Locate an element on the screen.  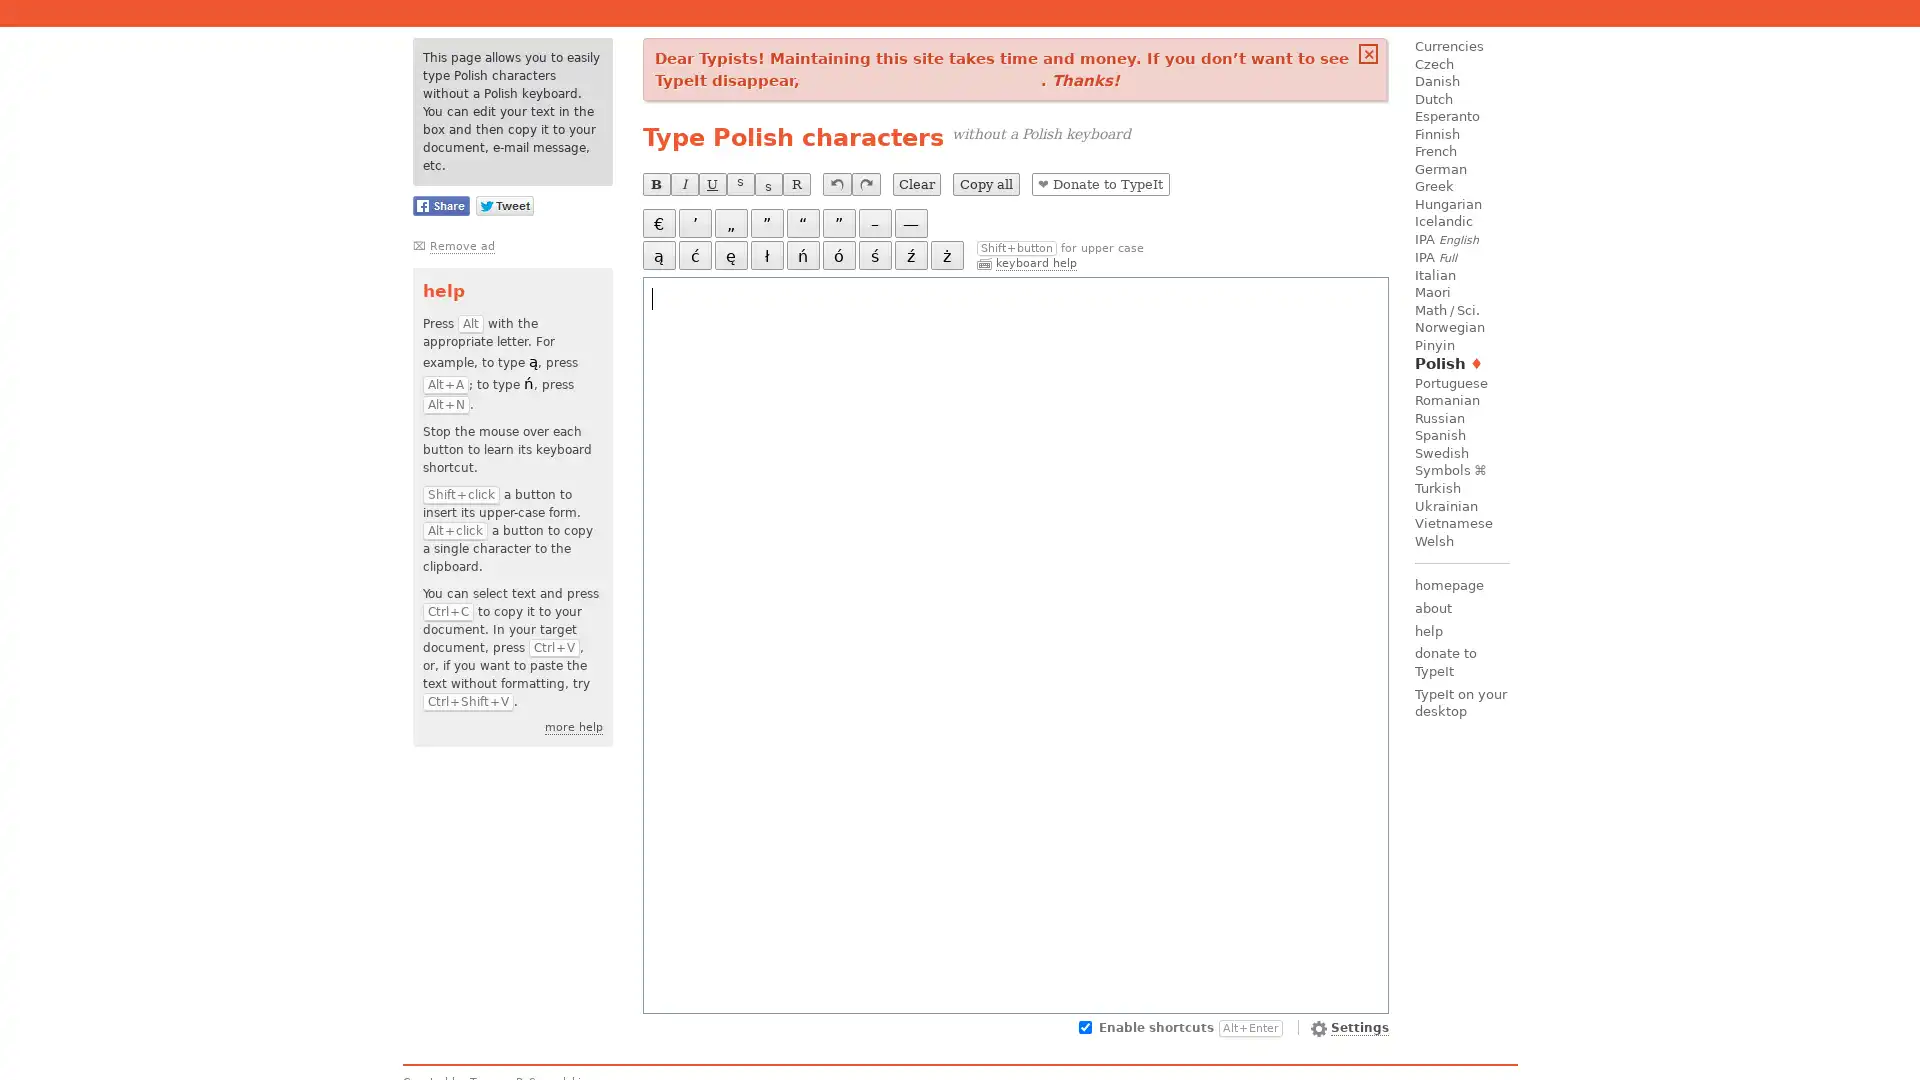
n is located at coordinates (802, 254).